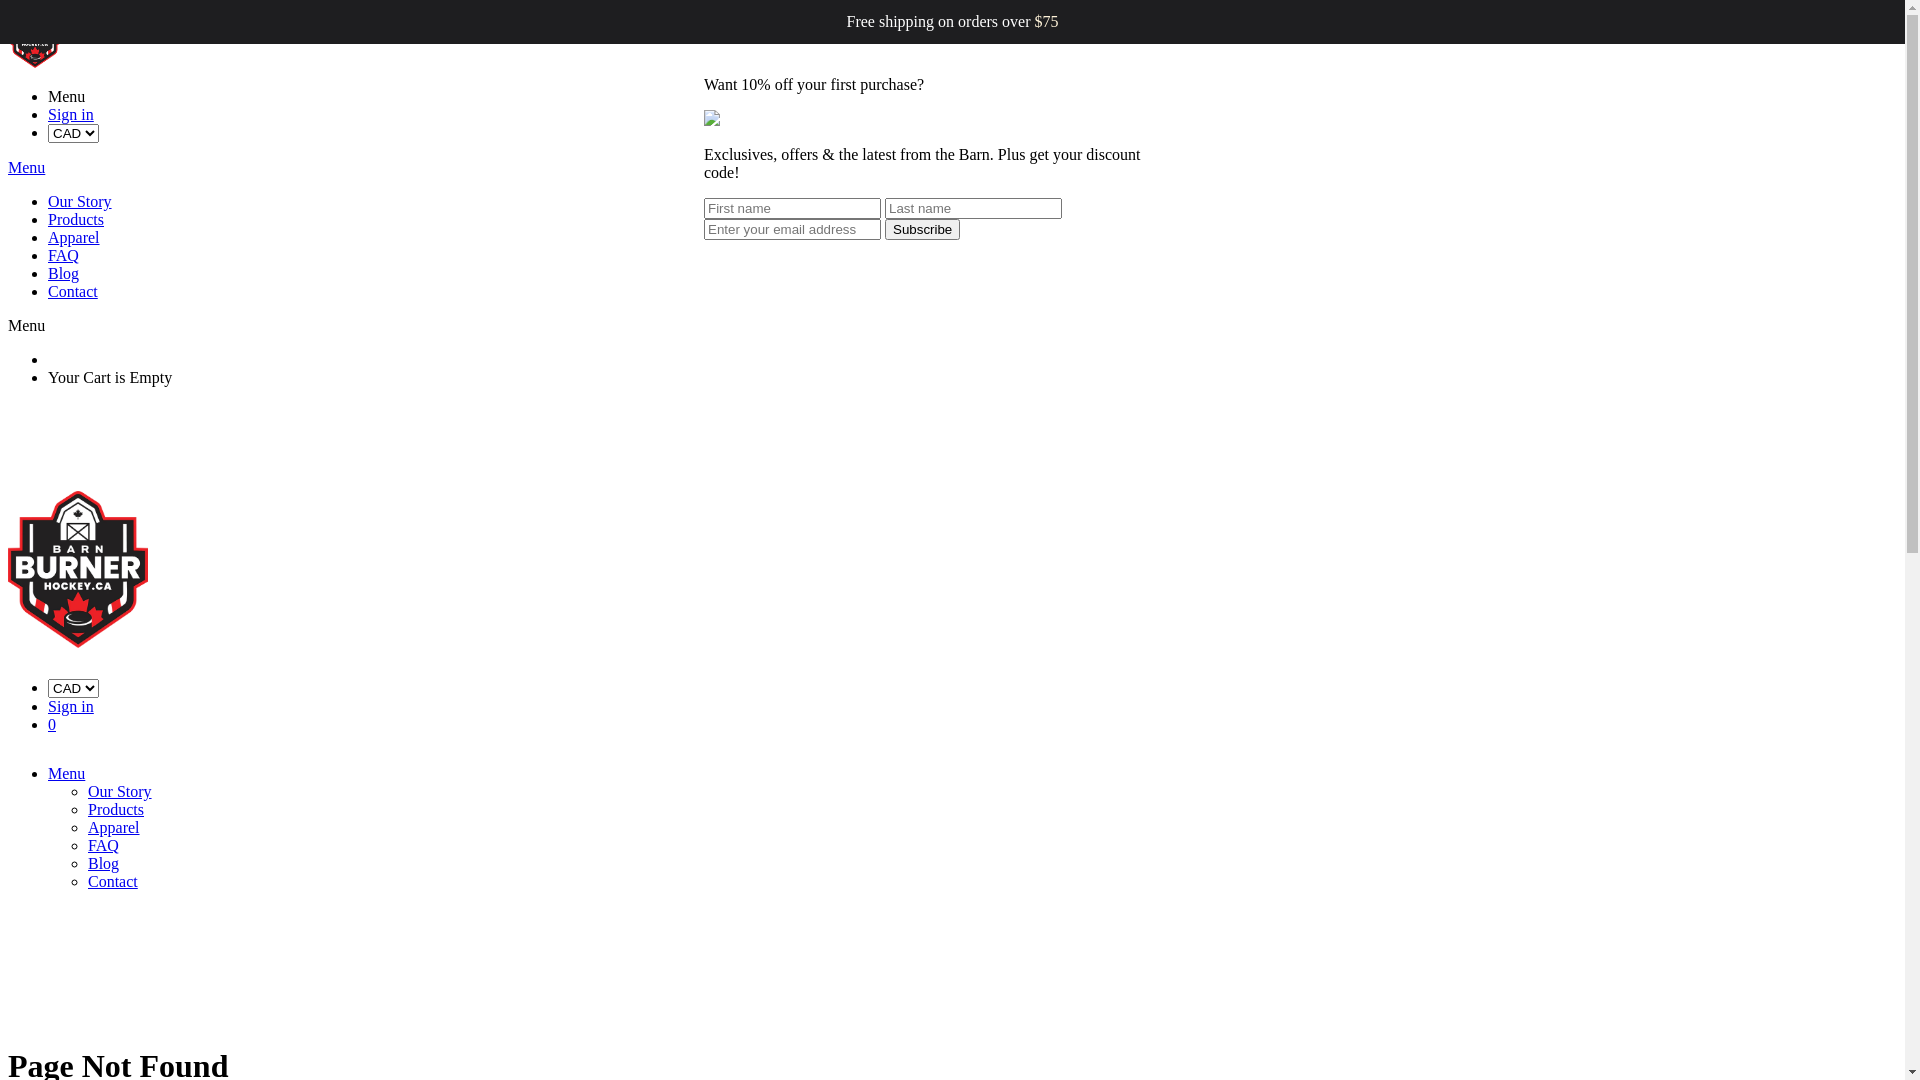 The height and width of the screenshot is (1080, 1920). I want to click on 'Menu', so click(26, 166).